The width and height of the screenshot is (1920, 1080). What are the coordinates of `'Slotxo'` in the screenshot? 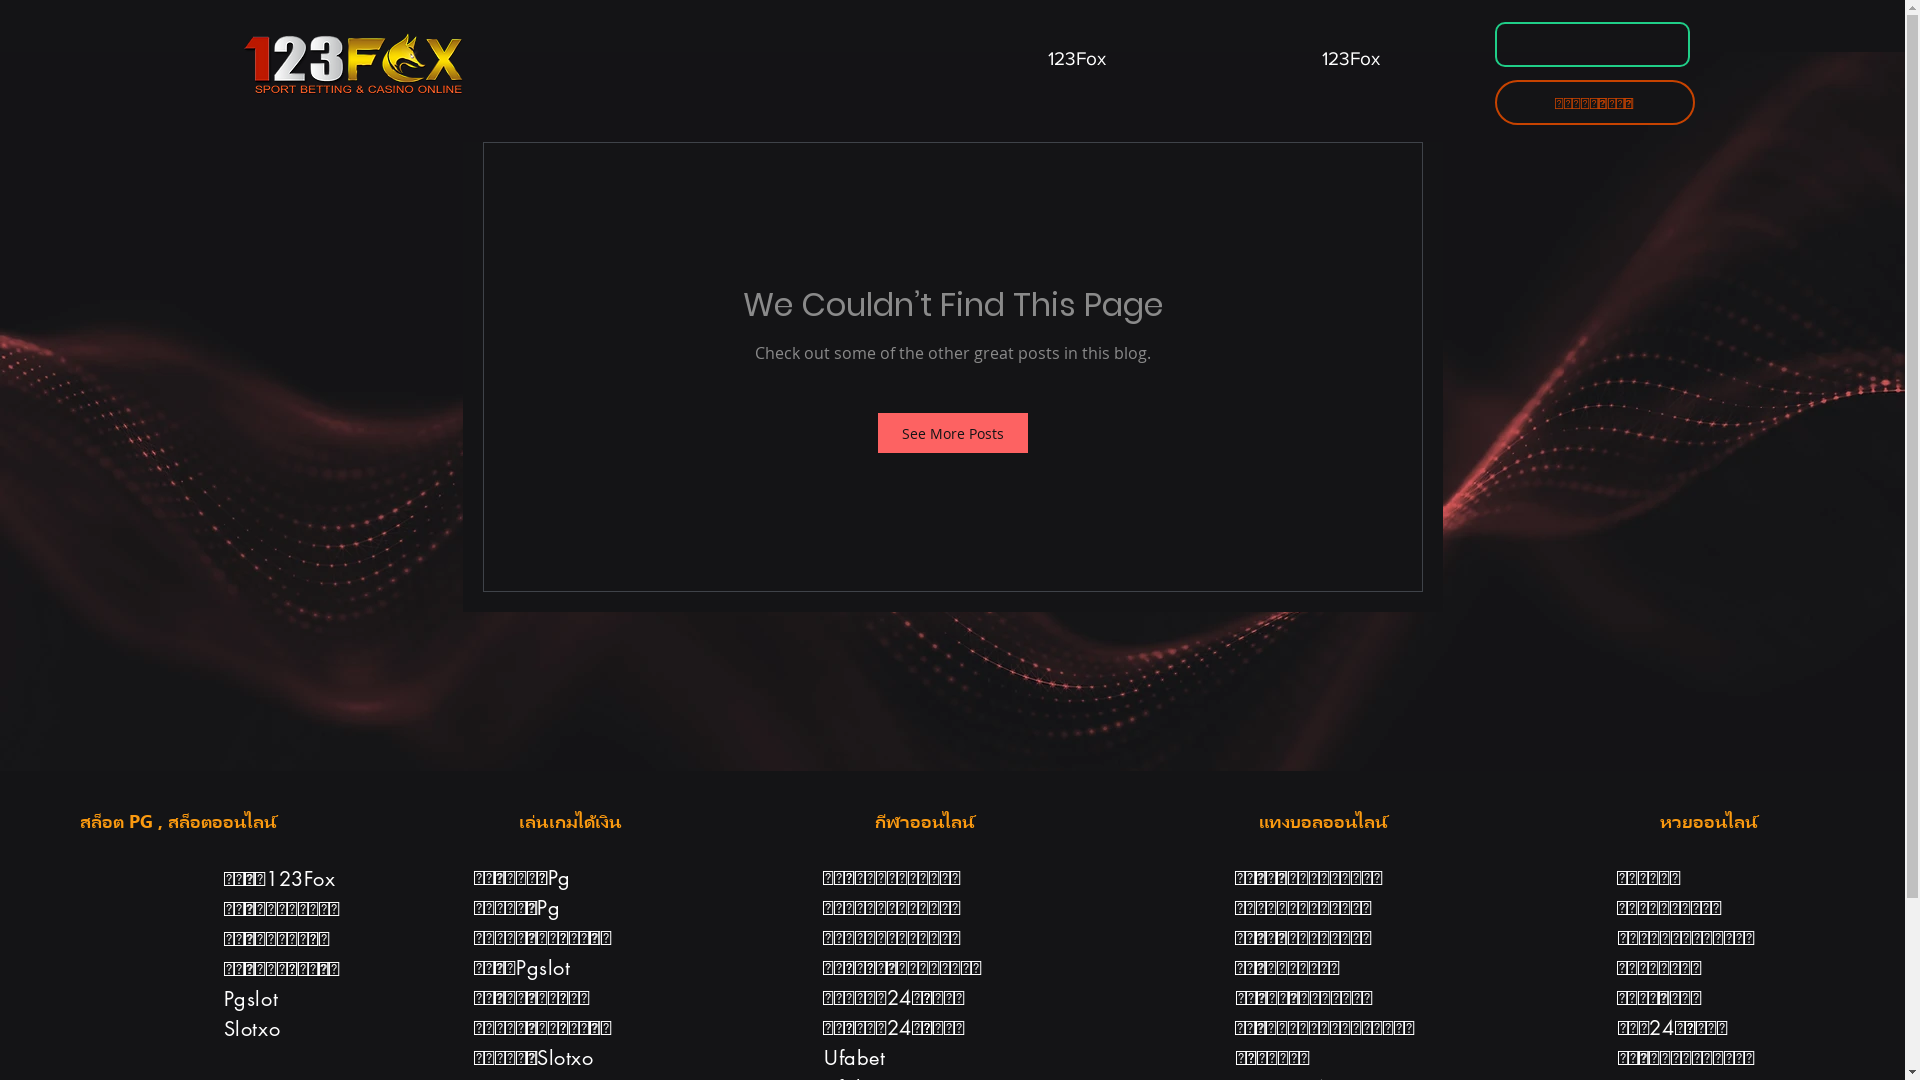 It's located at (251, 1029).